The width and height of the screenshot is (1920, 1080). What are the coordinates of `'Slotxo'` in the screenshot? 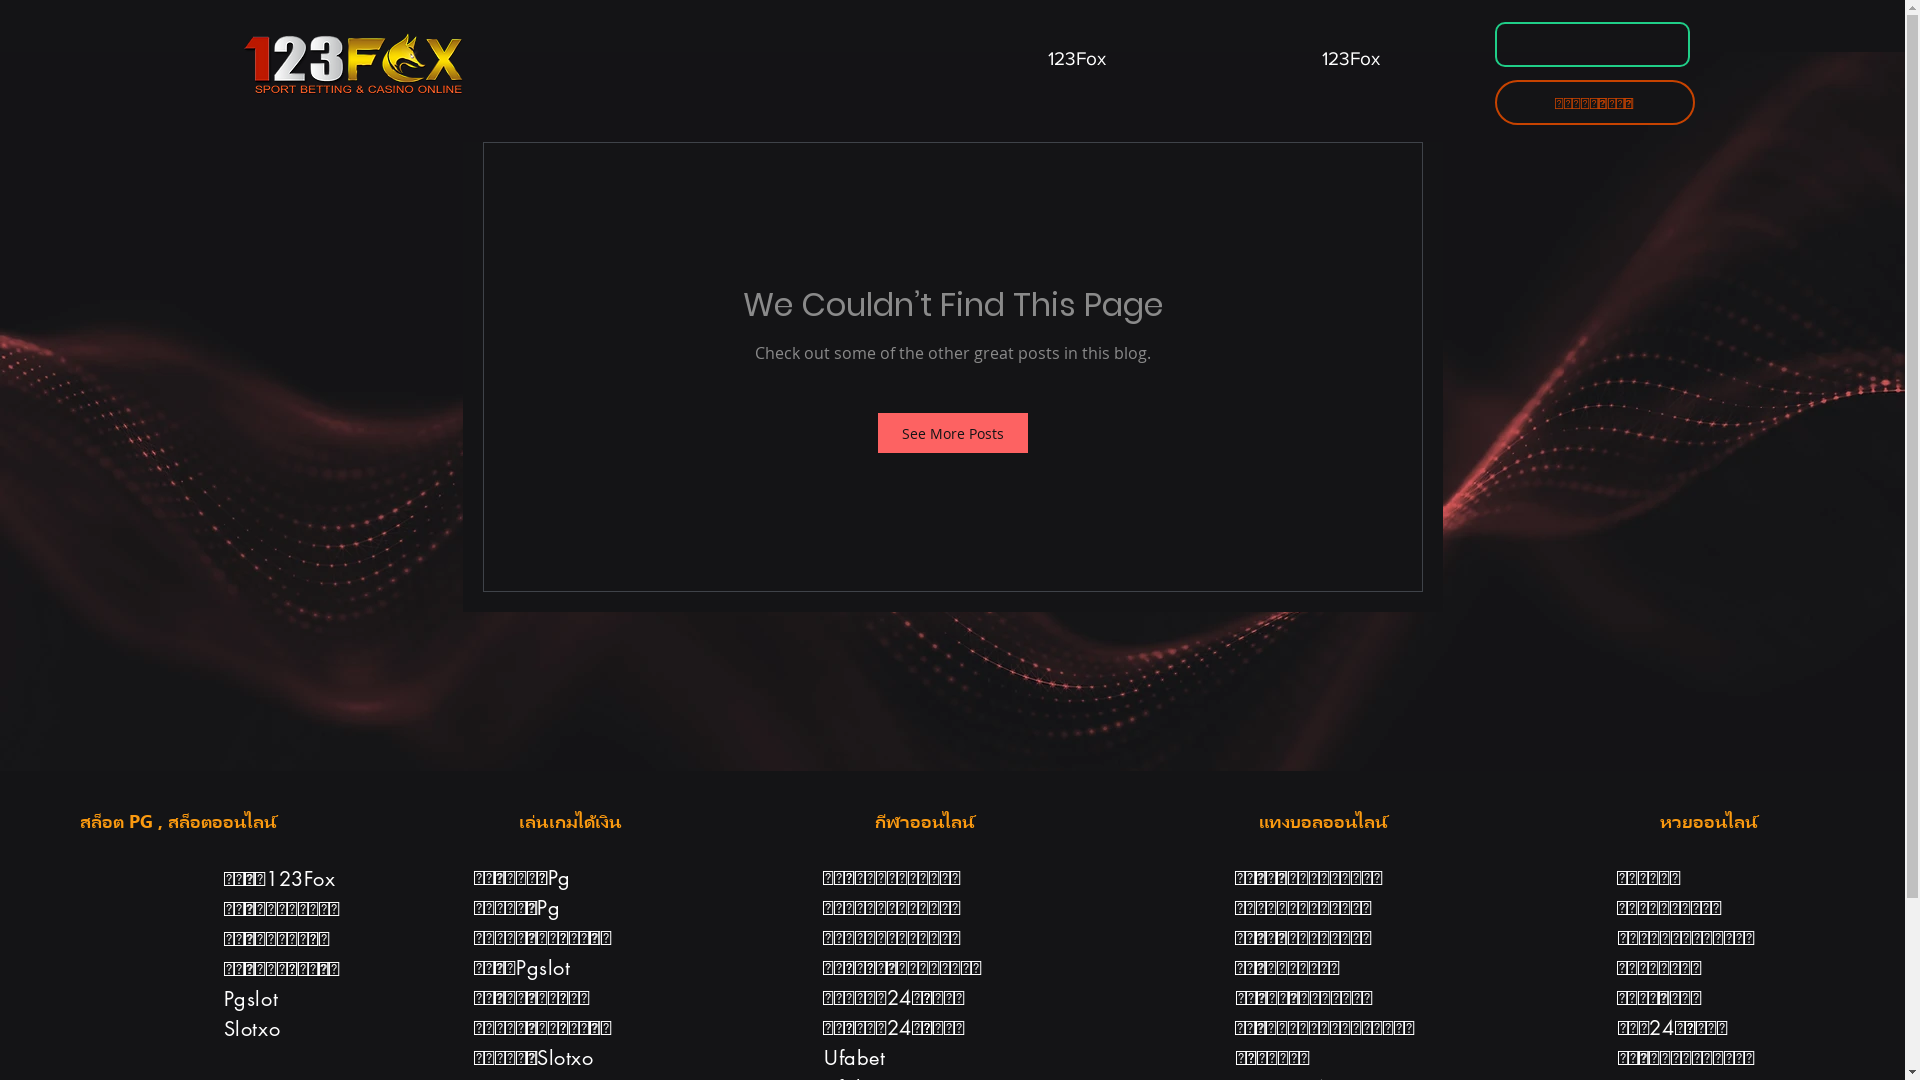 It's located at (251, 1029).